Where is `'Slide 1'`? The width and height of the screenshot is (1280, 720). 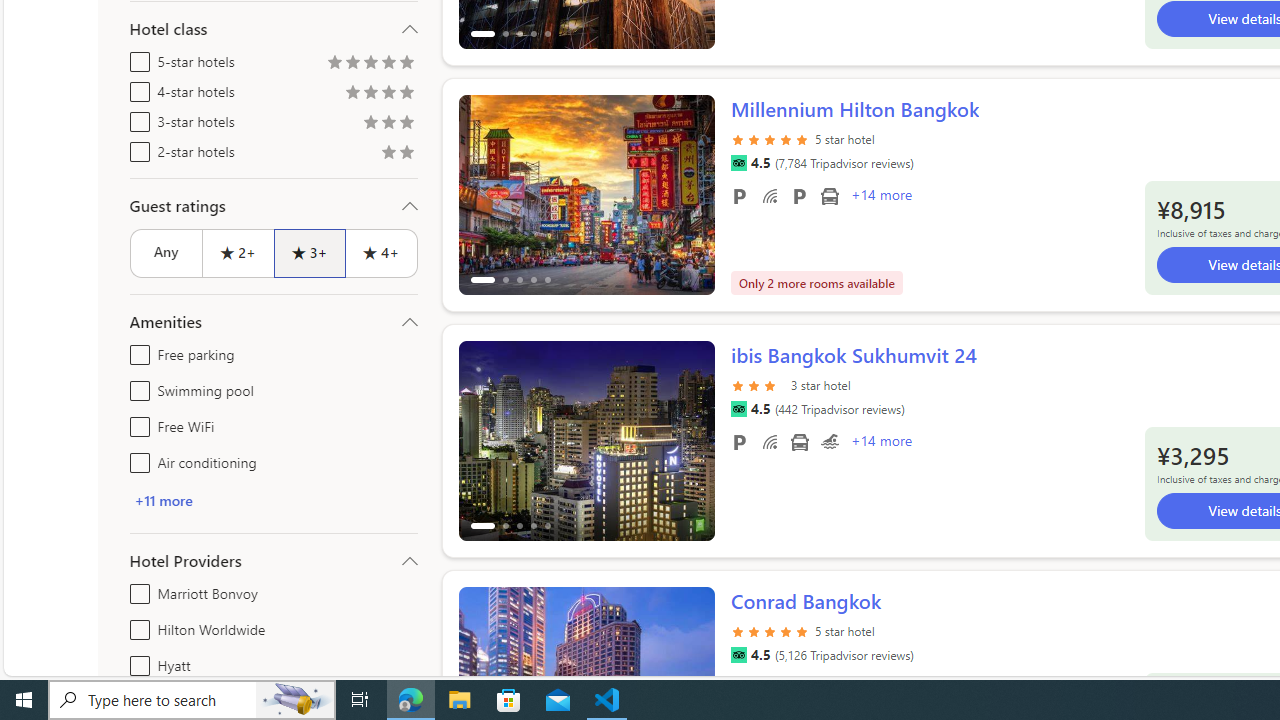
'Slide 1' is located at coordinates (585, 440).